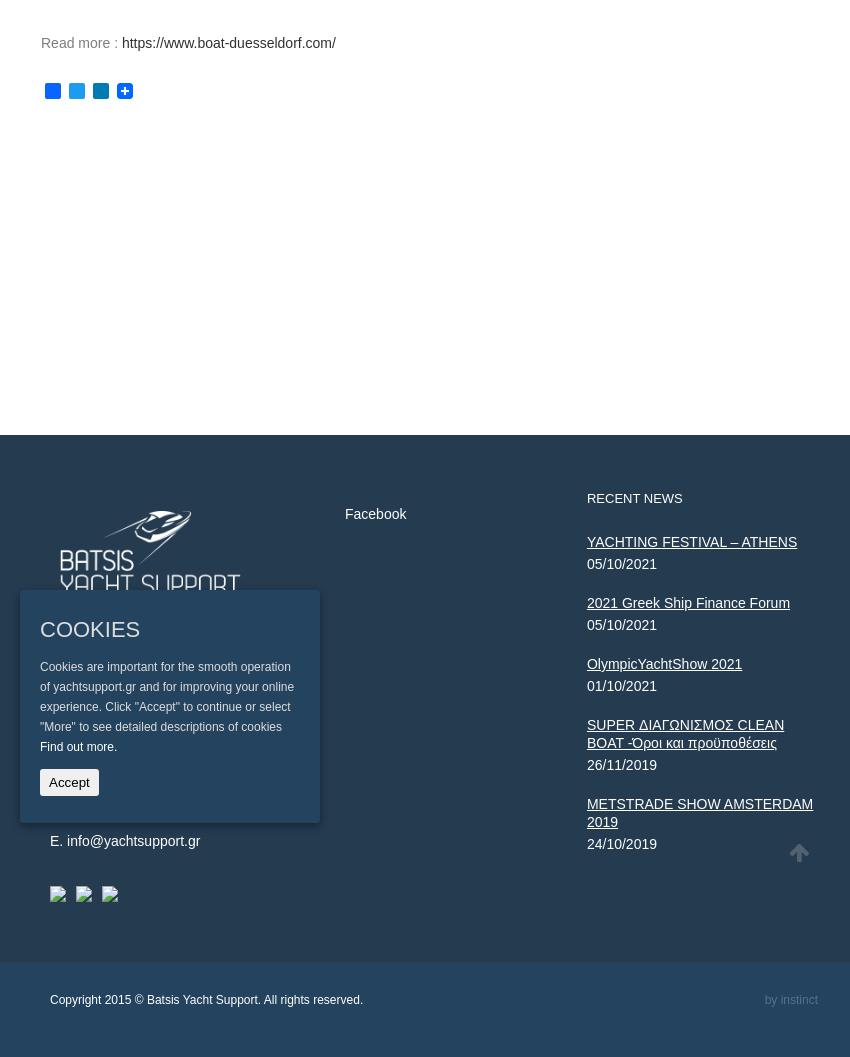 This screenshot has height=1057, width=850. What do you see at coordinates (698, 813) in the screenshot?
I see `'METSTRADE SHOW AMSTERDAM 2019'` at bounding box center [698, 813].